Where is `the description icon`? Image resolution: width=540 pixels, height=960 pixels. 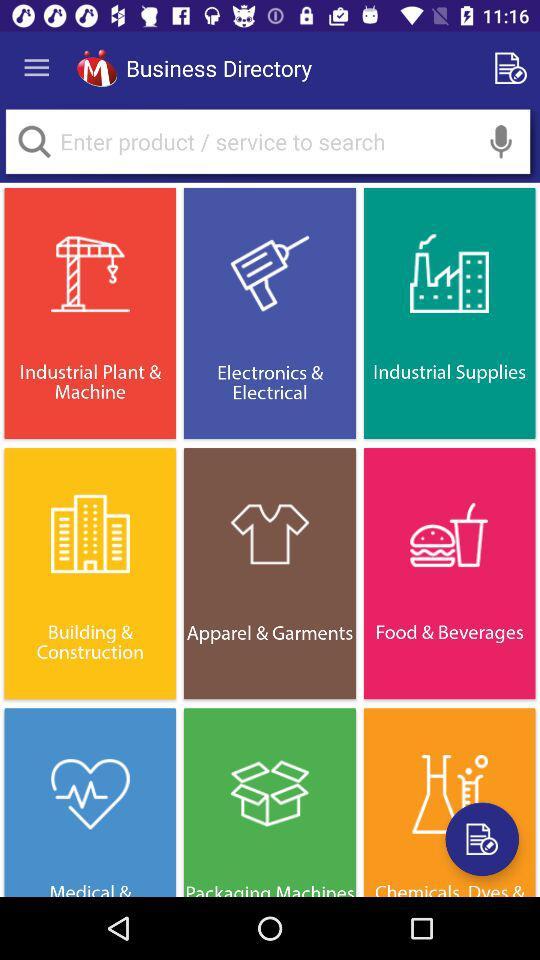
the description icon is located at coordinates (481, 839).